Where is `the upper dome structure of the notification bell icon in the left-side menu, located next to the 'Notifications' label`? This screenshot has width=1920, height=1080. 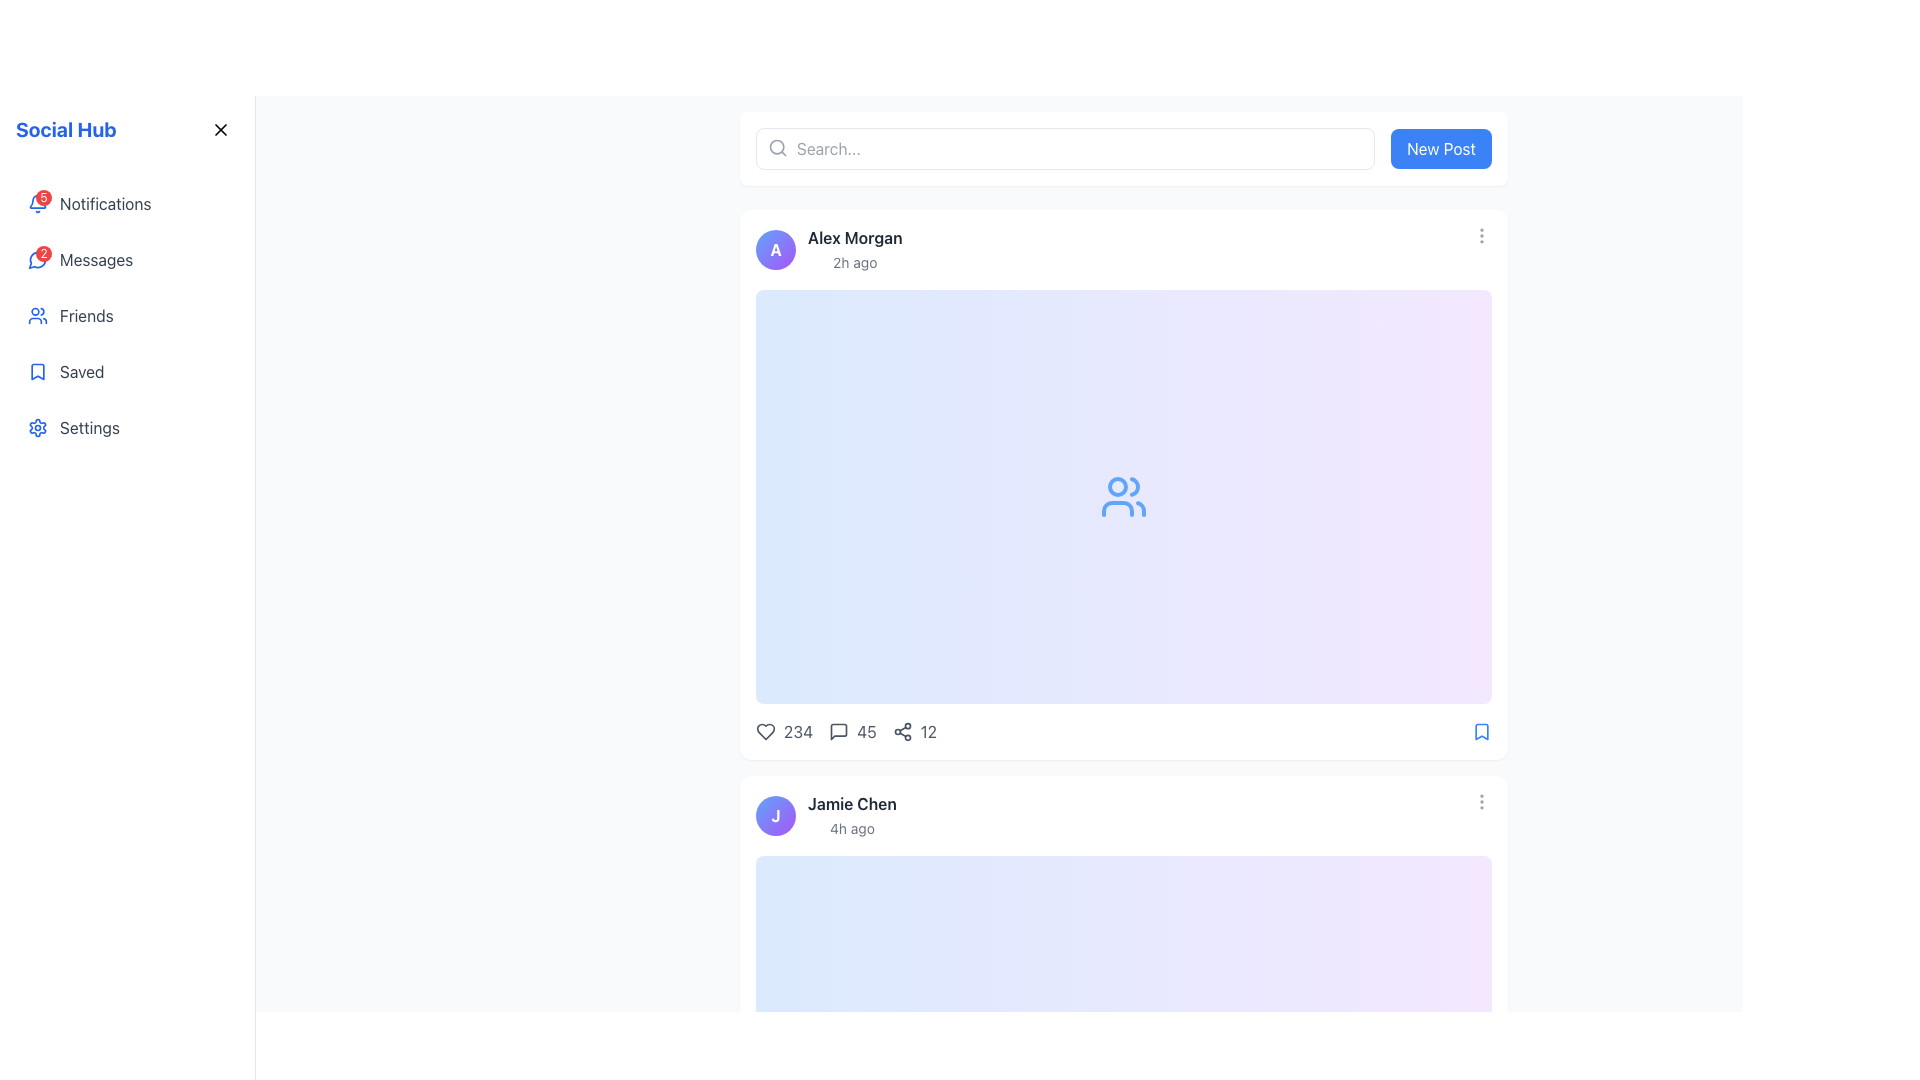 the upper dome structure of the notification bell icon in the left-side menu, located next to the 'Notifications' label is located at coordinates (38, 201).